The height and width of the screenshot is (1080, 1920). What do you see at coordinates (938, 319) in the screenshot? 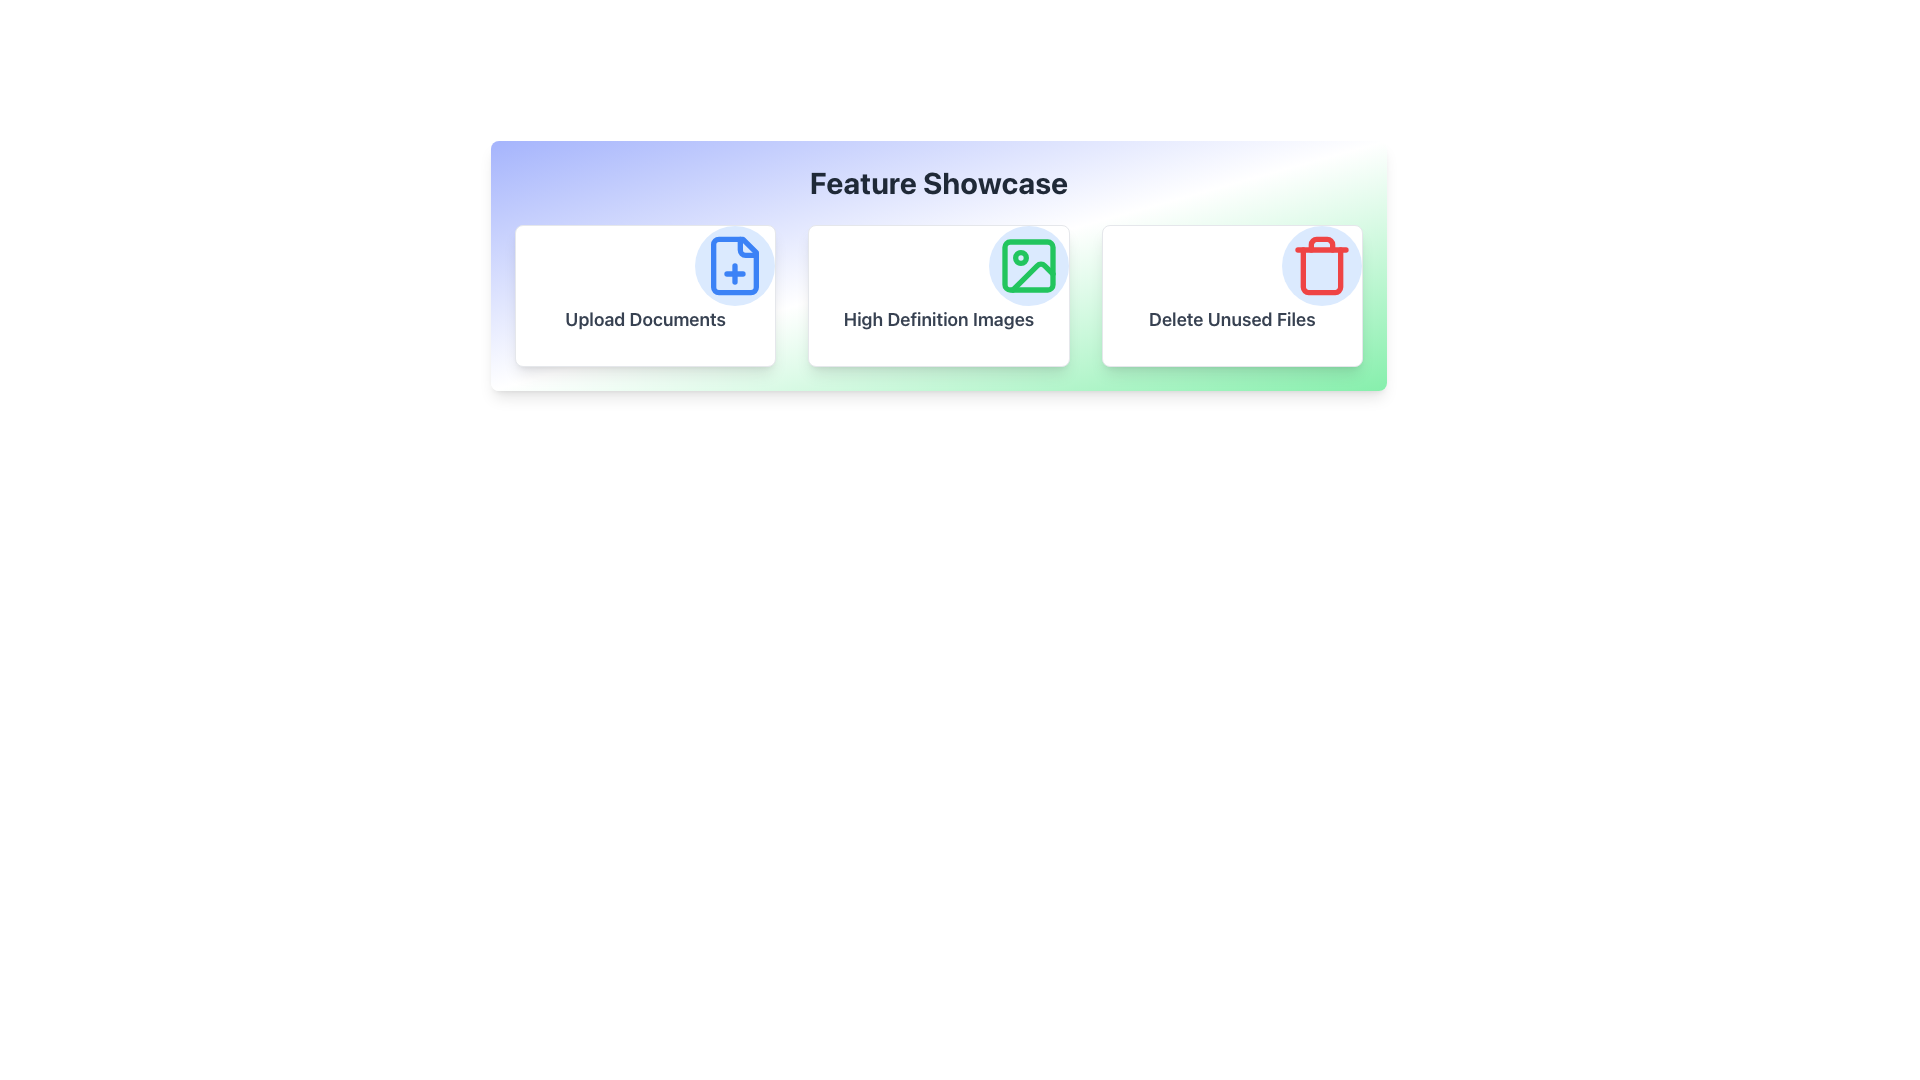
I see `the Text label that describes the feature related to high definition images, located below the image icon within a centered card in the middle column` at bounding box center [938, 319].